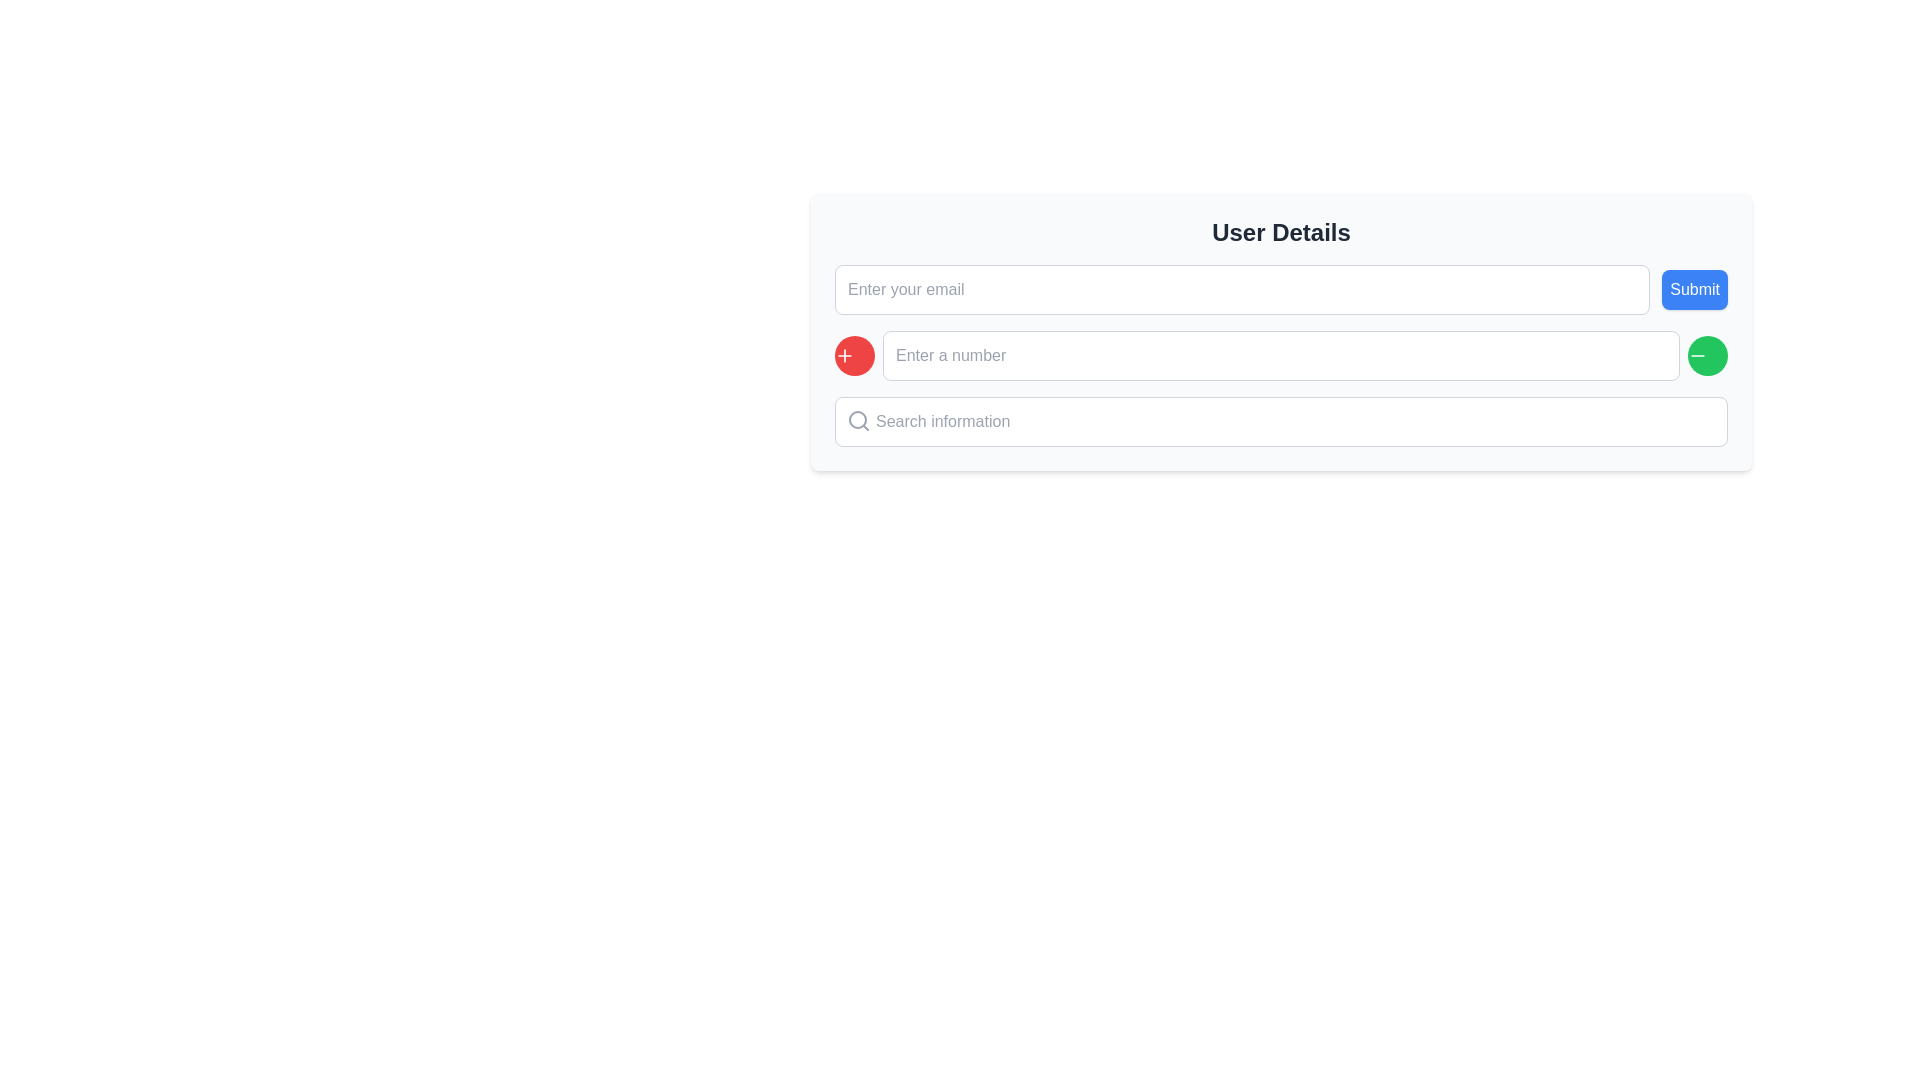  What do you see at coordinates (859, 419) in the screenshot?
I see `the magnifying glass icon located on the left side of the search input field labeled 'Search information'` at bounding box center [859, 419].